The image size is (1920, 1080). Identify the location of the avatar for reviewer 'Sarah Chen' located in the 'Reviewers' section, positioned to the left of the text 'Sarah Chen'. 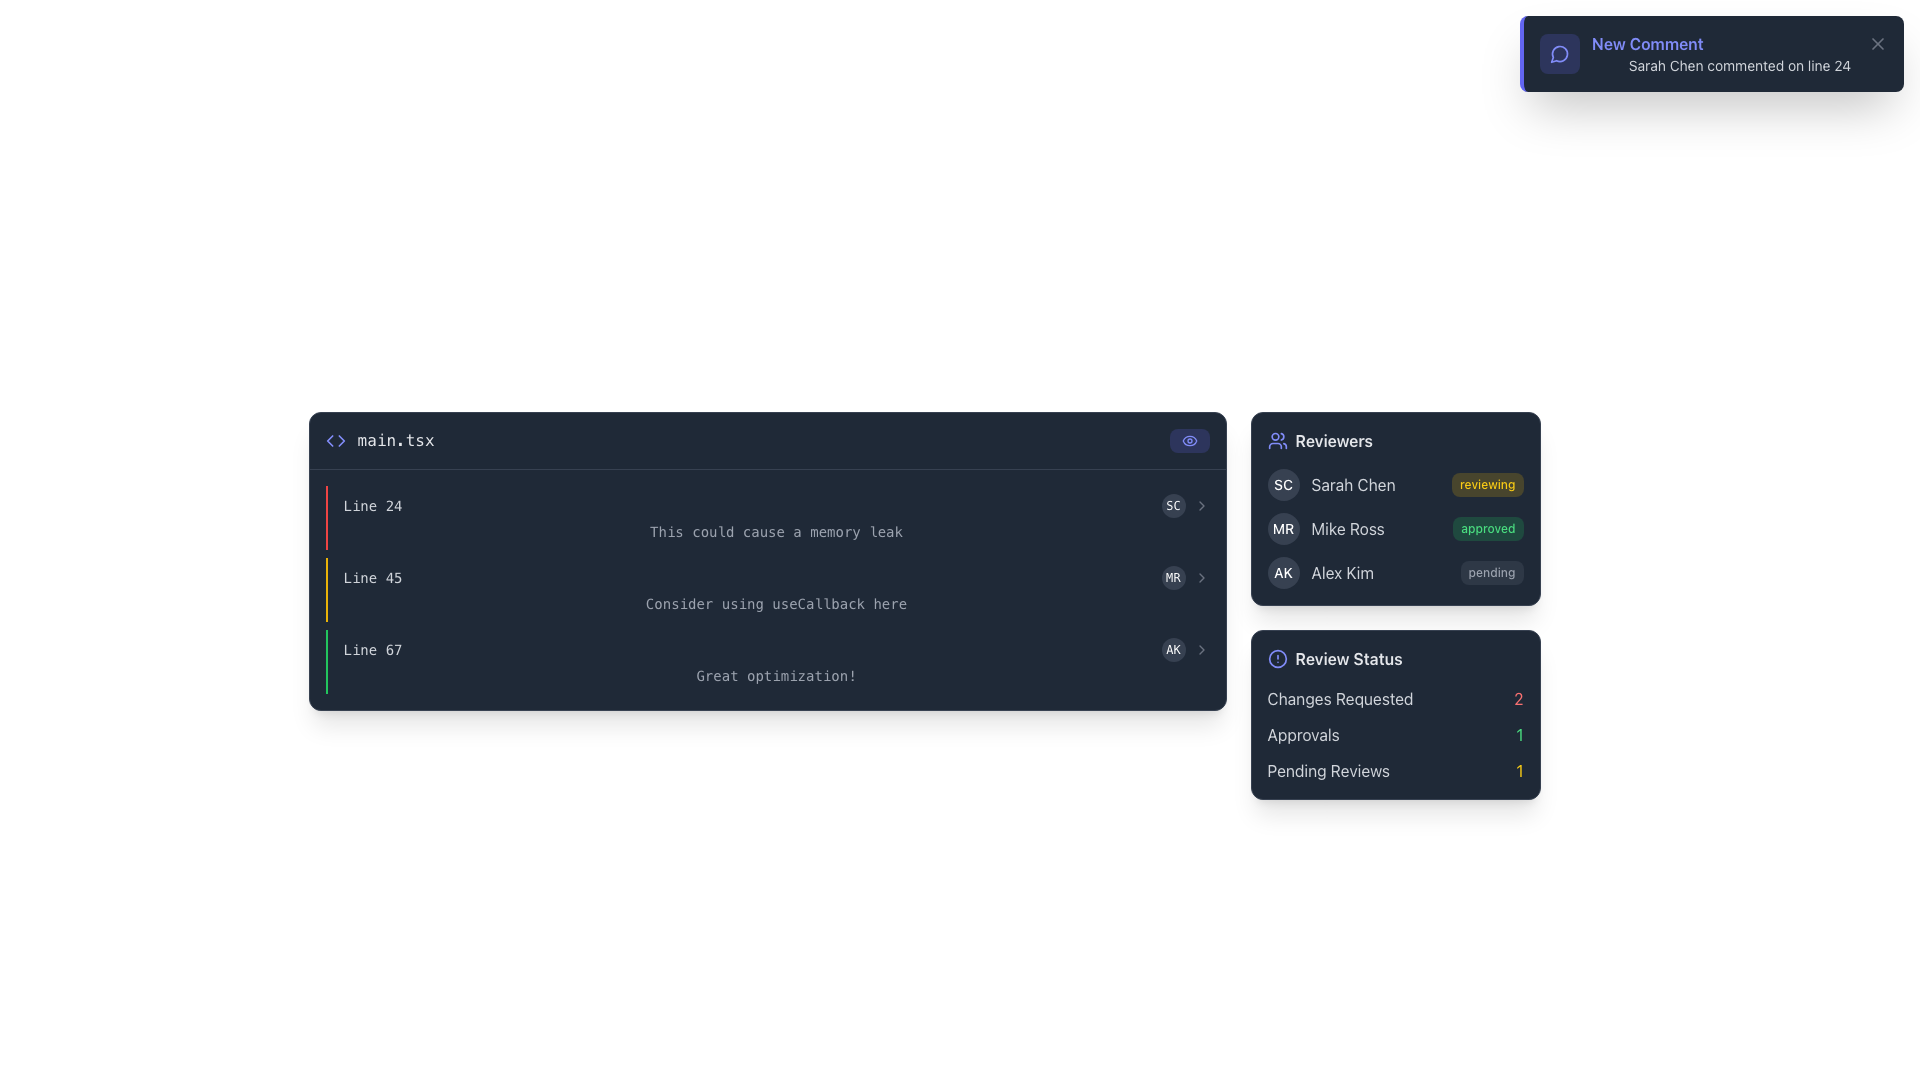
(1283, 485).